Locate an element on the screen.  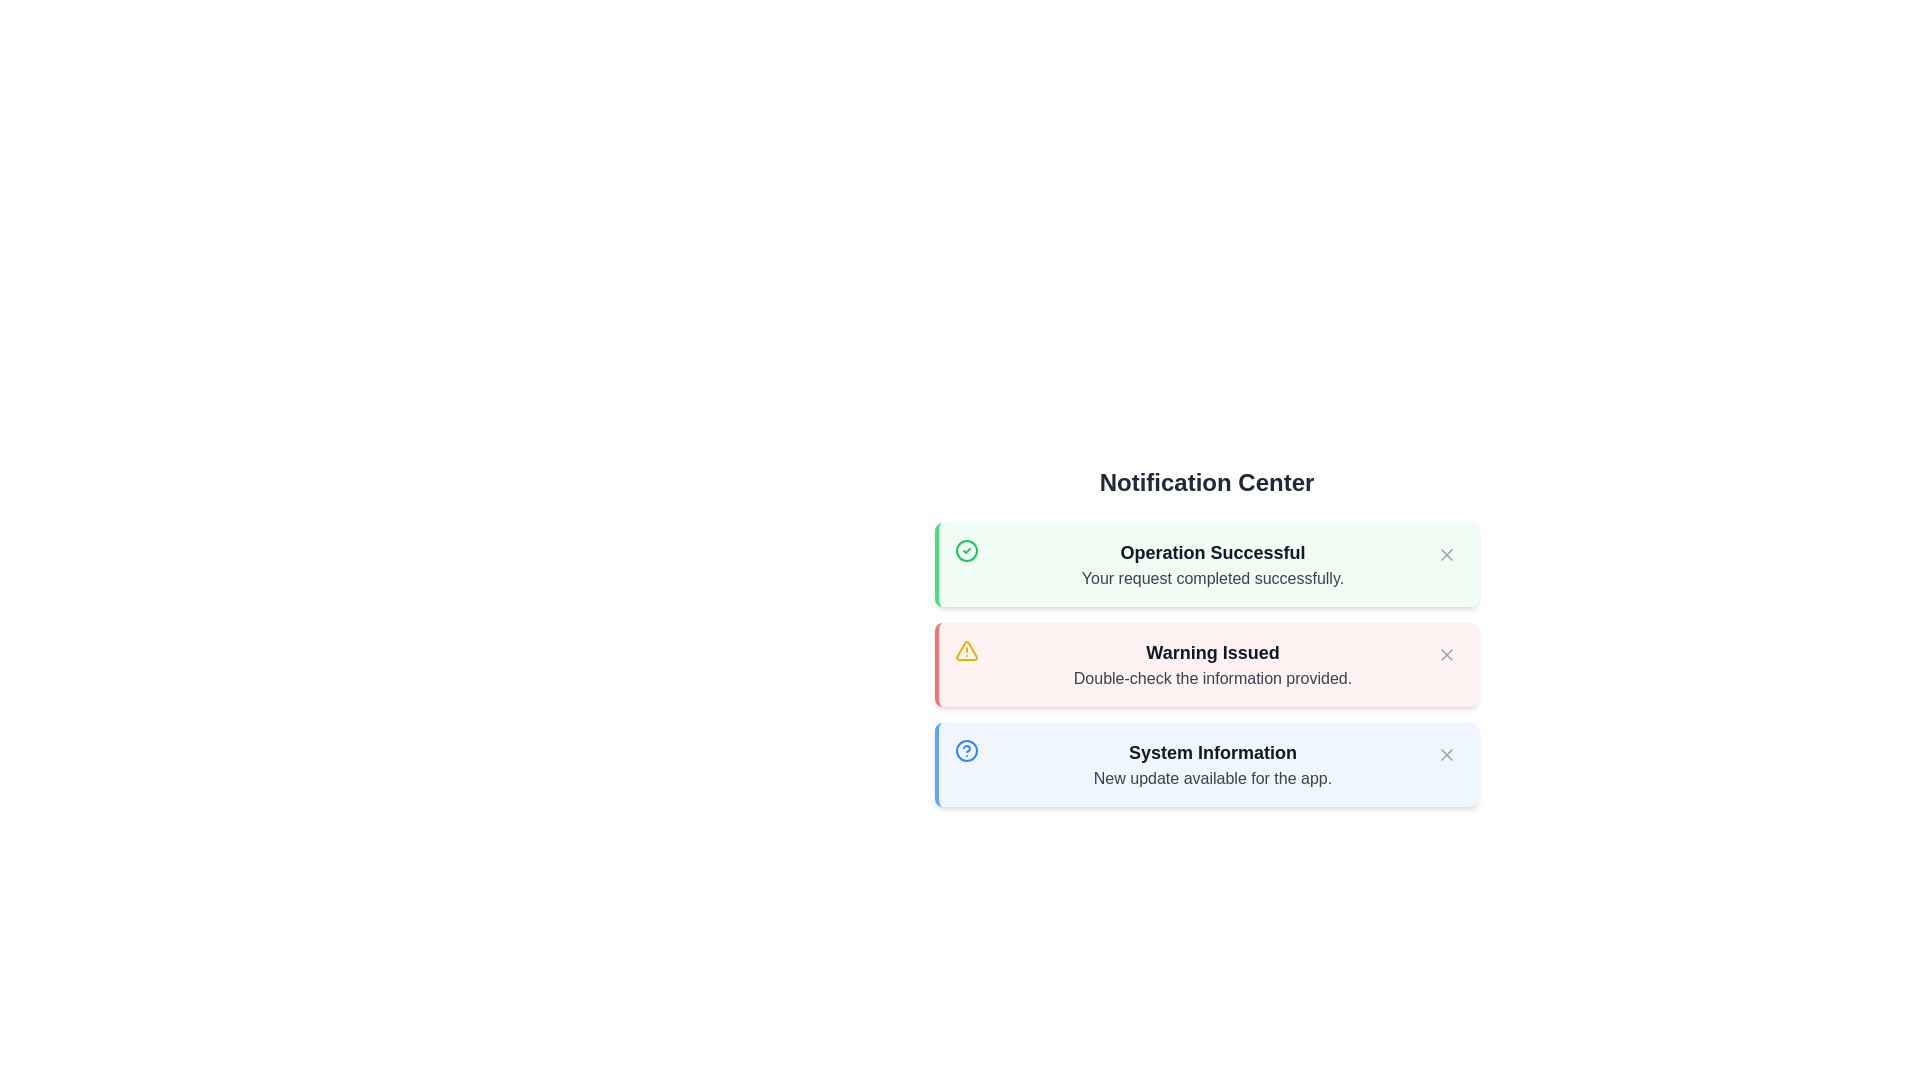
text from the notification element that displays 'Operation Successful' and 'Your request completed successfully.' located at the center of the success message section in the Notification Center is located at coordinates (1212, 564).